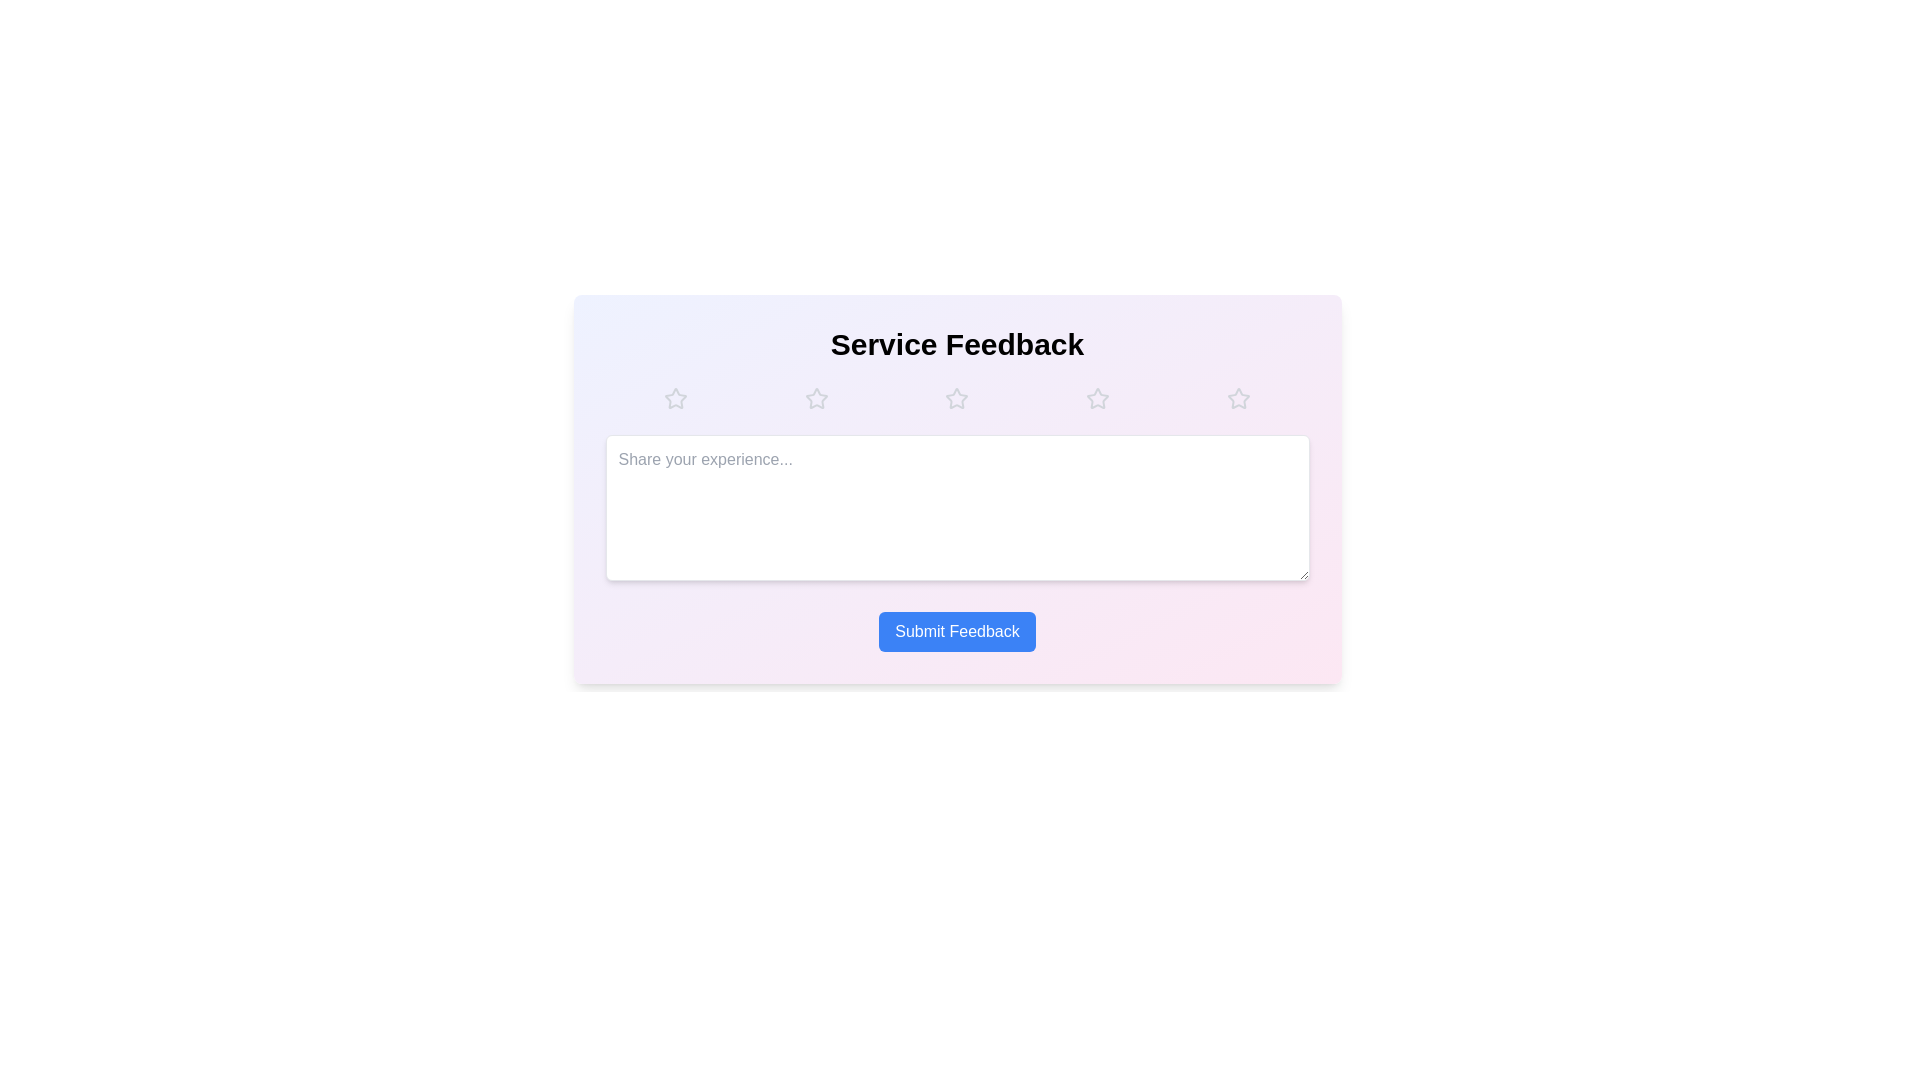  Describe the element at coordinates (956, 632) in the screenshot. I see `the 'Submit Feedback' button` at that location.